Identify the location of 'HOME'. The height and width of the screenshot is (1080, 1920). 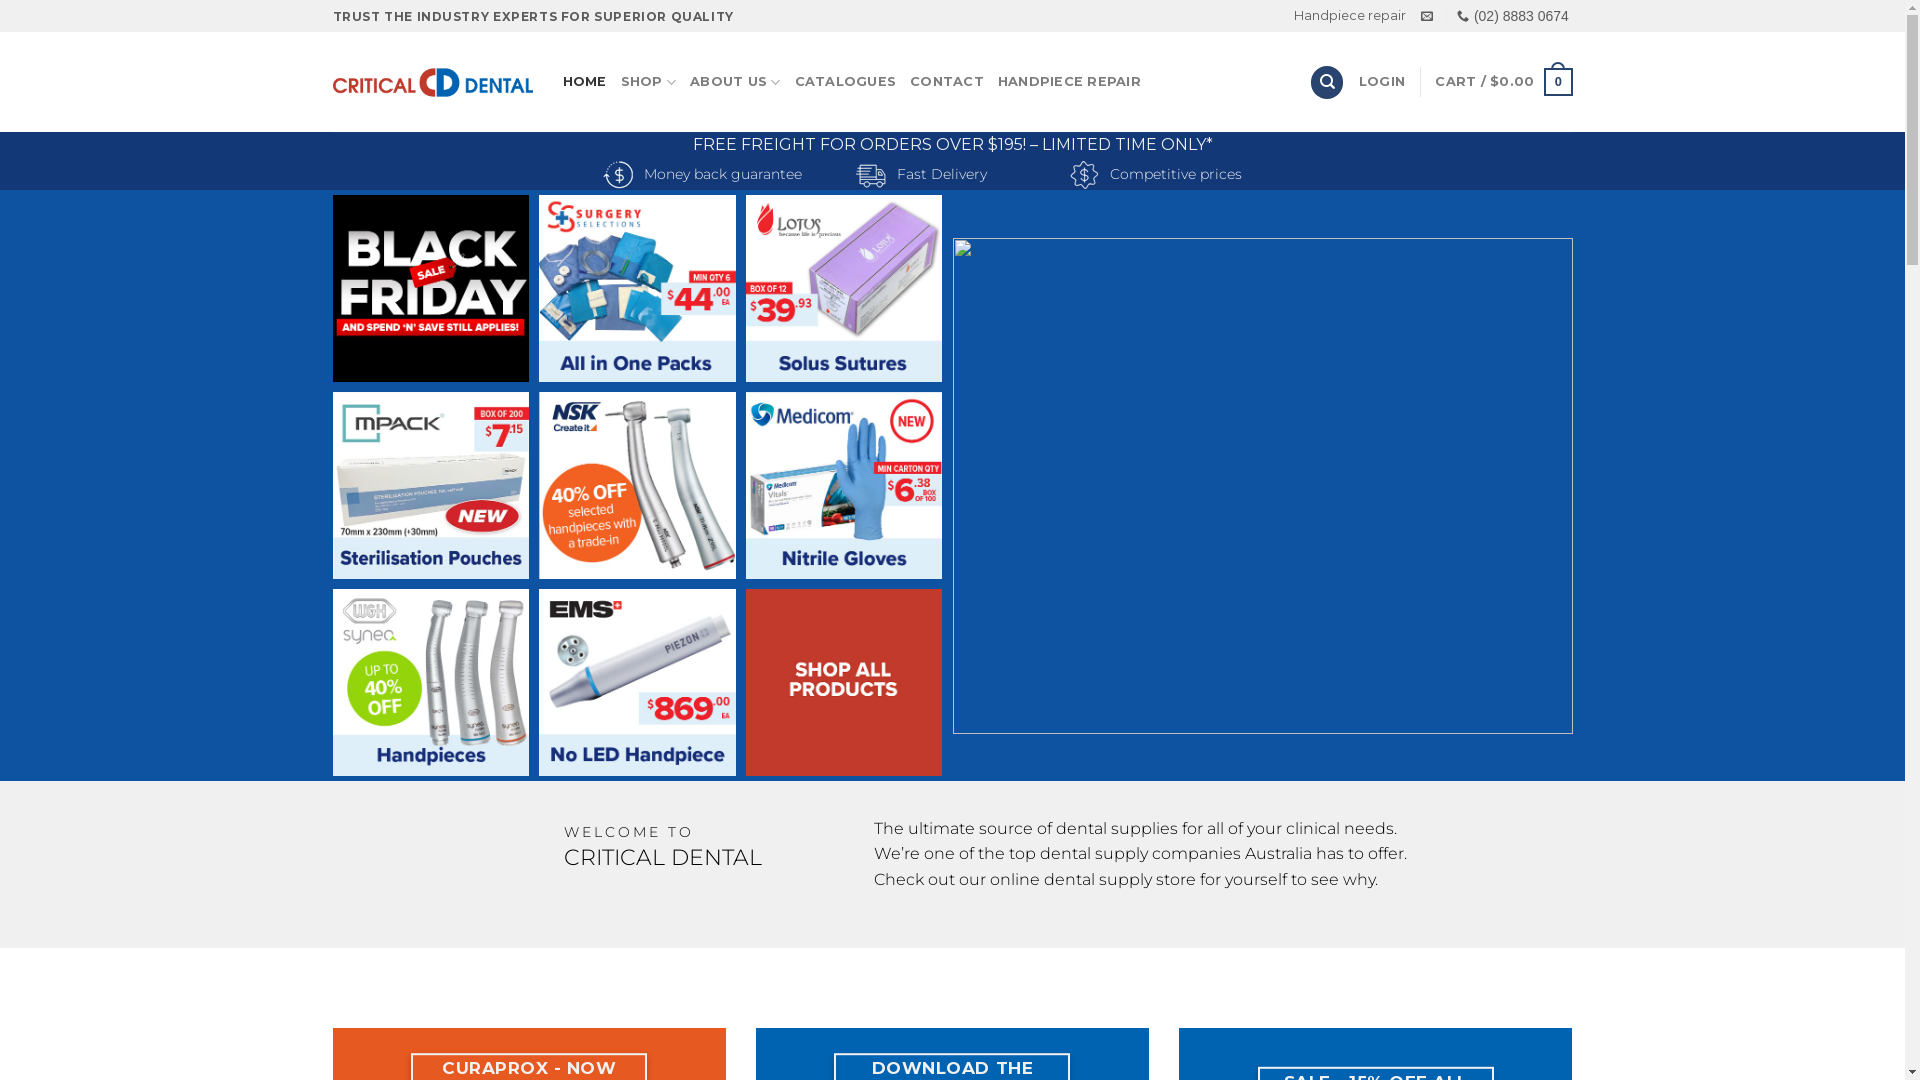
(583, 80).